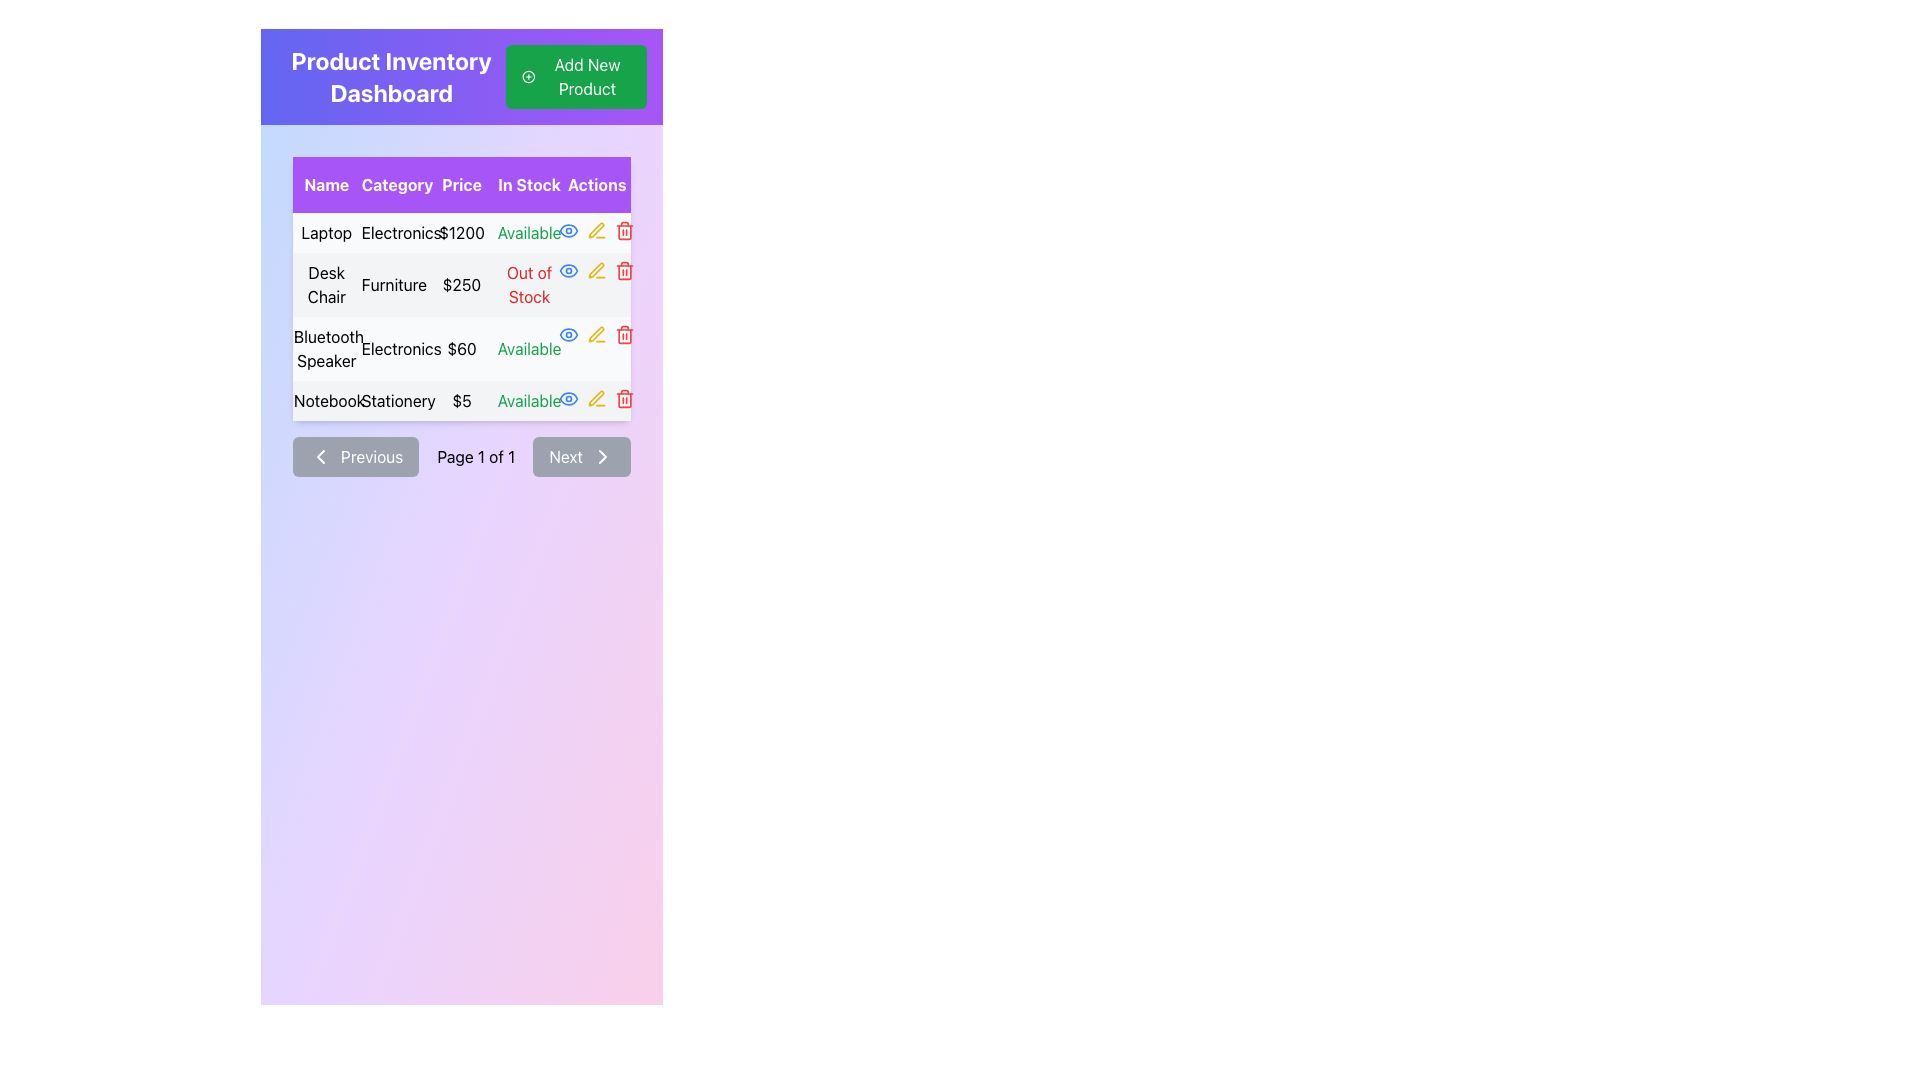 This screenshot has width=1920, height=1080. Describe the element at coordinates (595, 229) in the screenshot. I see `the pen icon button for editing in the 'Actions' column of the third row of the product details table` at that location.